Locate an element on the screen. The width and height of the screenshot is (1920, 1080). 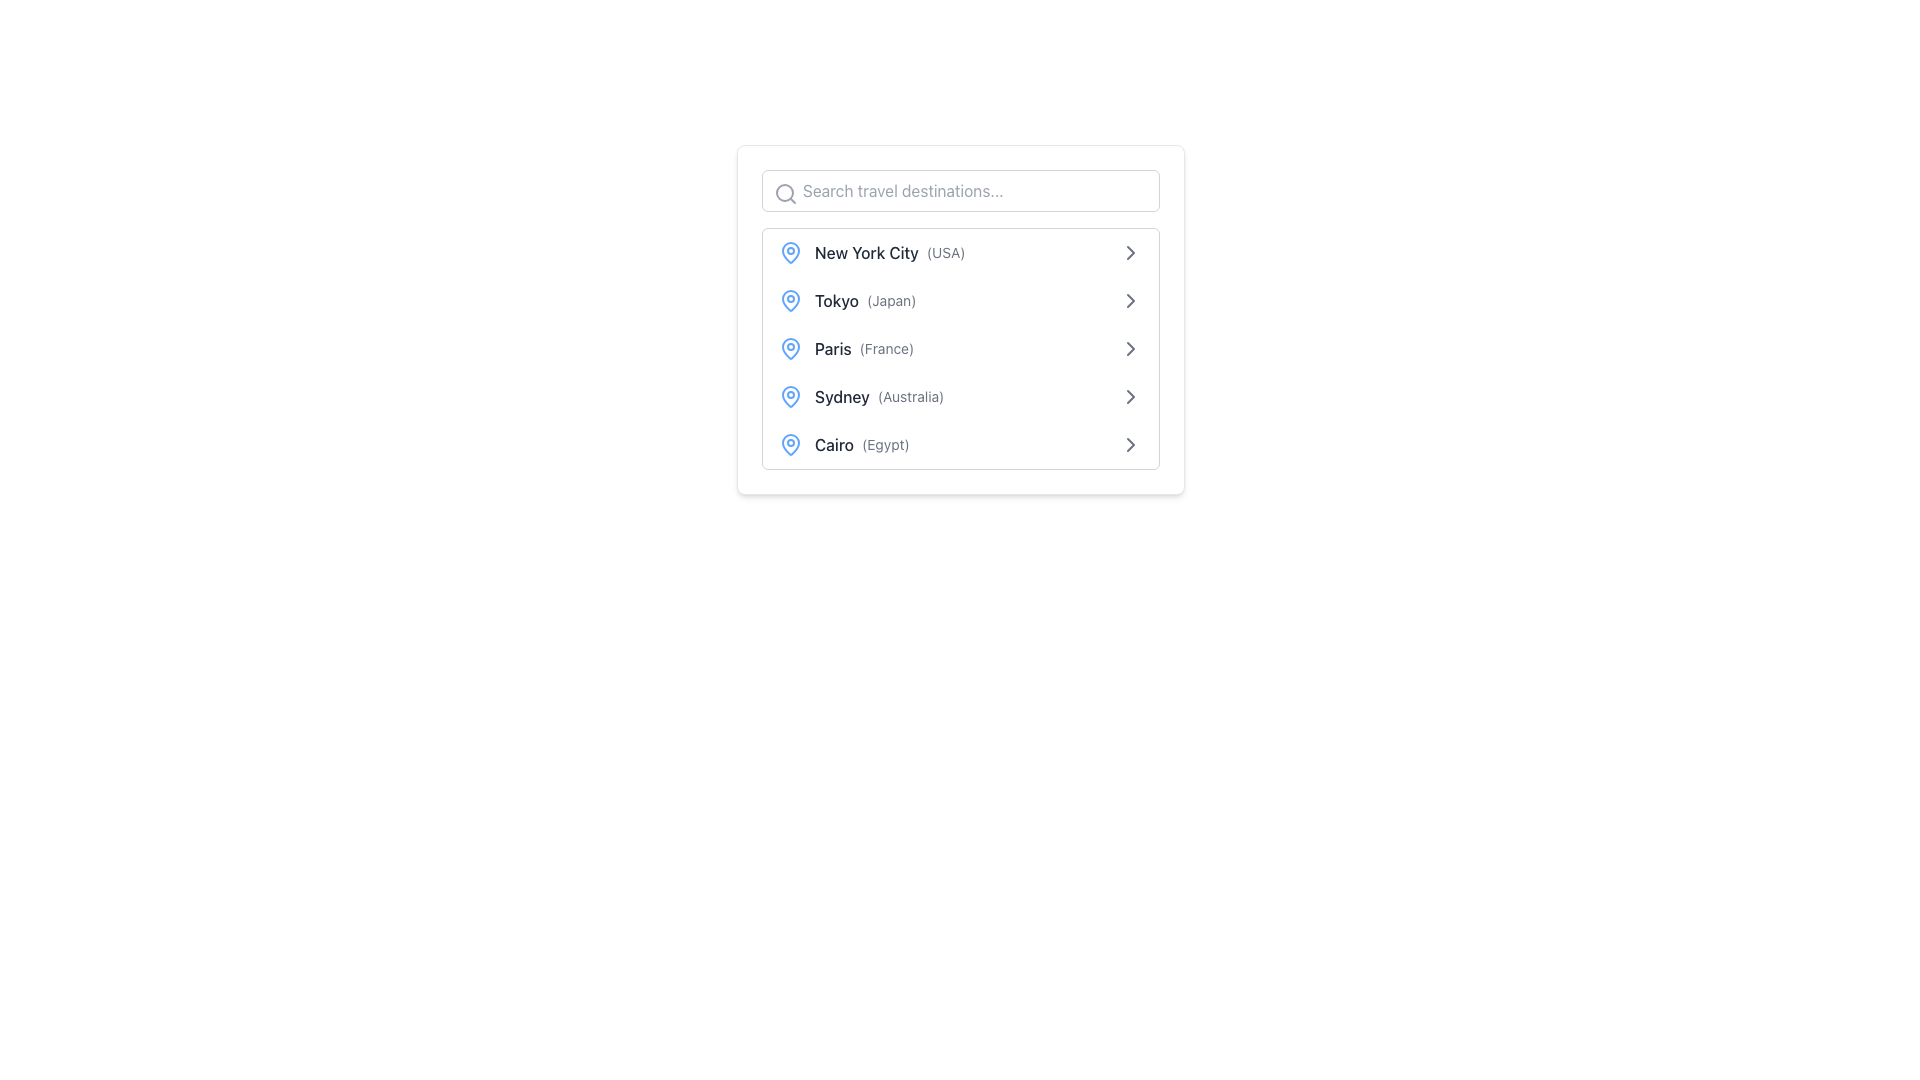
the Decorative Icon, which is a blue pin-shaped SVG element located adjacent to the 'Paris (France)' text in a vertical list of travel destinations is located at coordinates (790, 346).